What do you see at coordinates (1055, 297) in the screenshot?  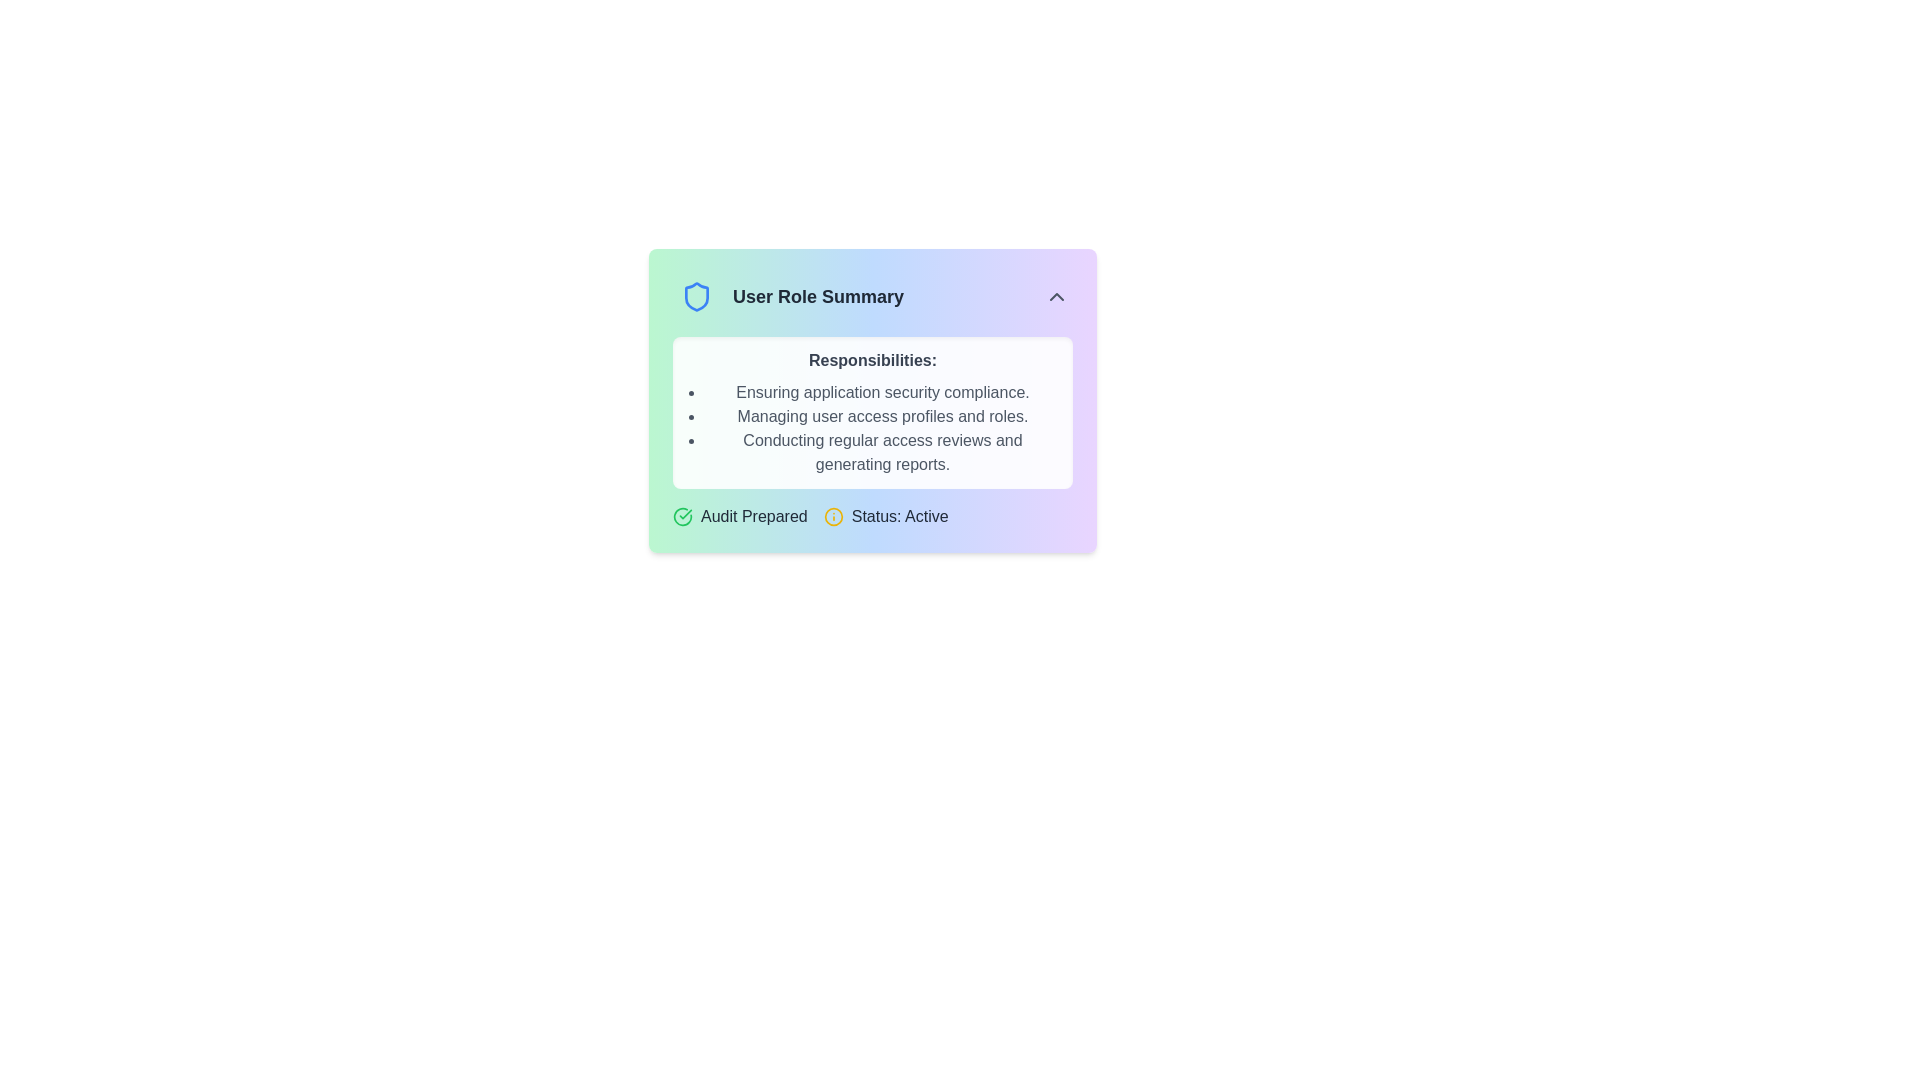 I see `the upward-pointing chevron icon in the top-right corner of the 'User Role Summary' card to interact with it` at bounding box center [1055, 297].